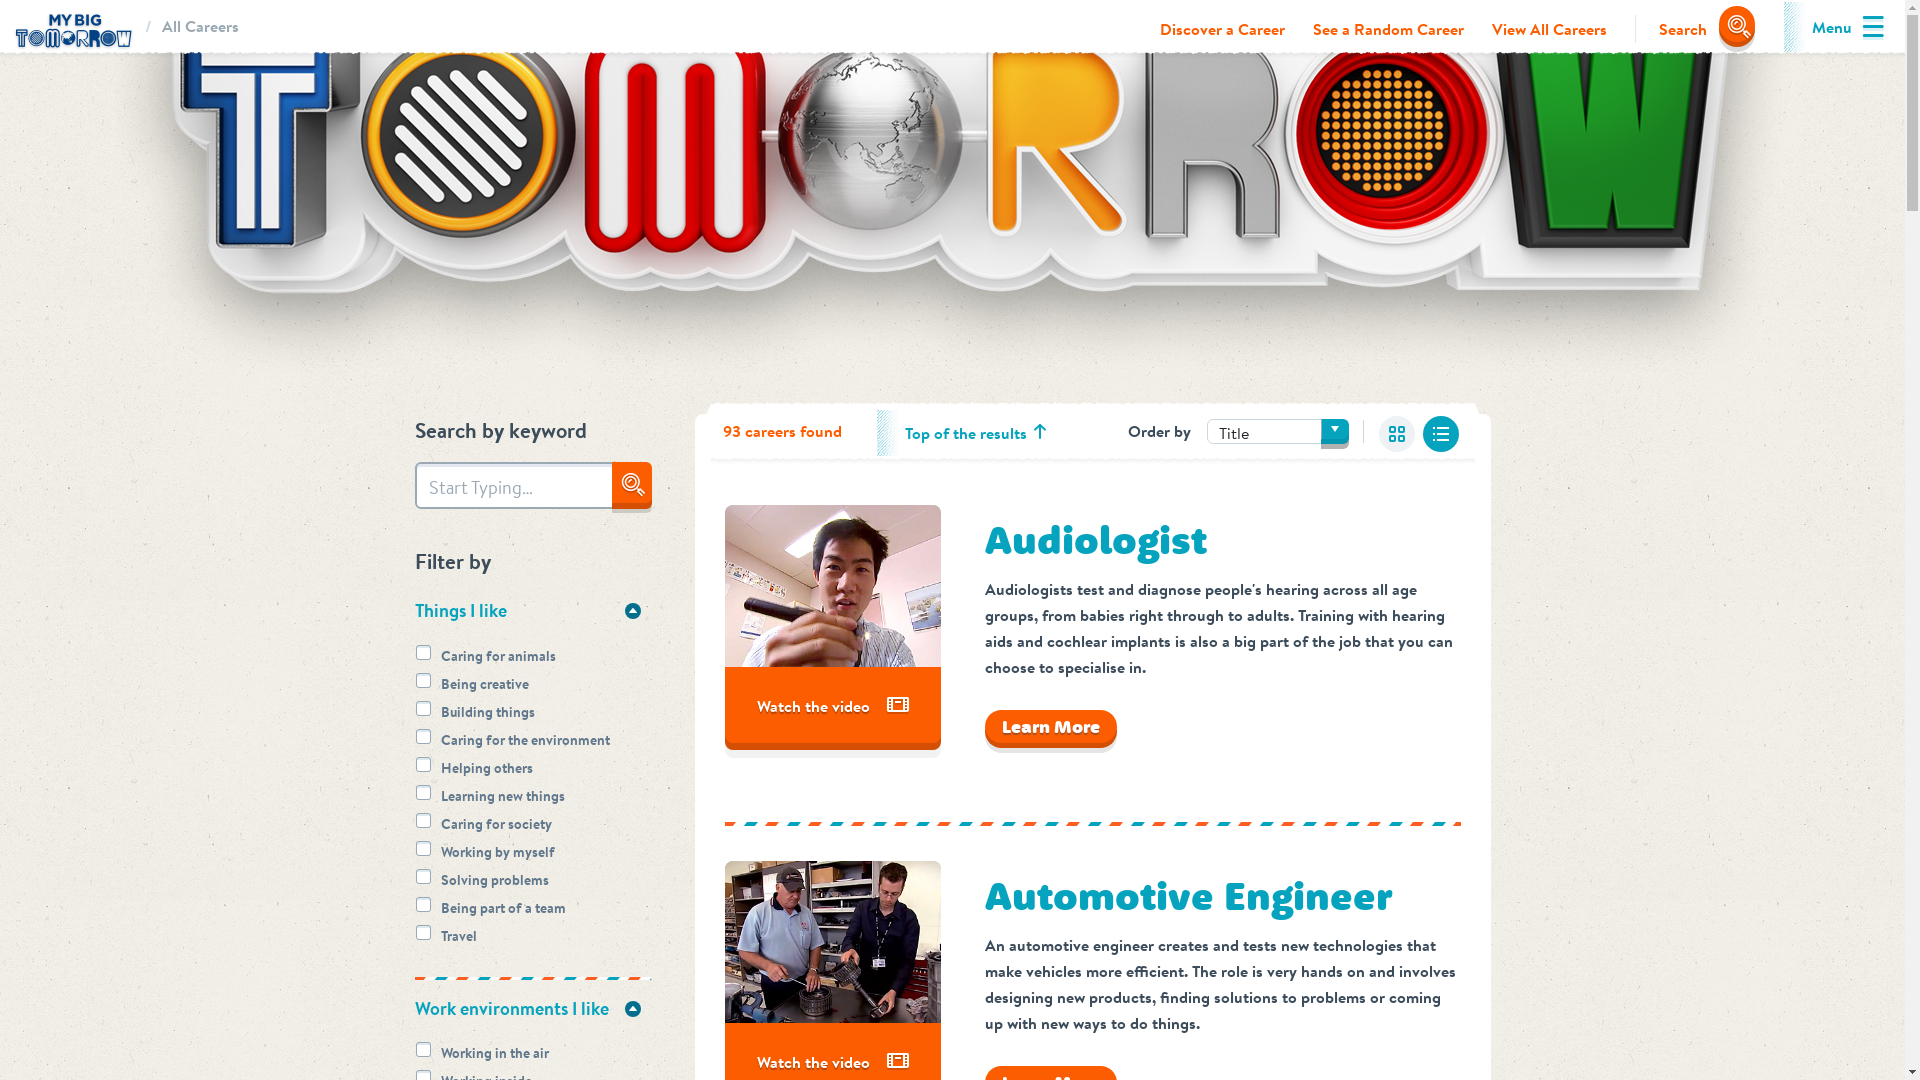  I want to click on 'See a Random Career', so click(1387, 29).